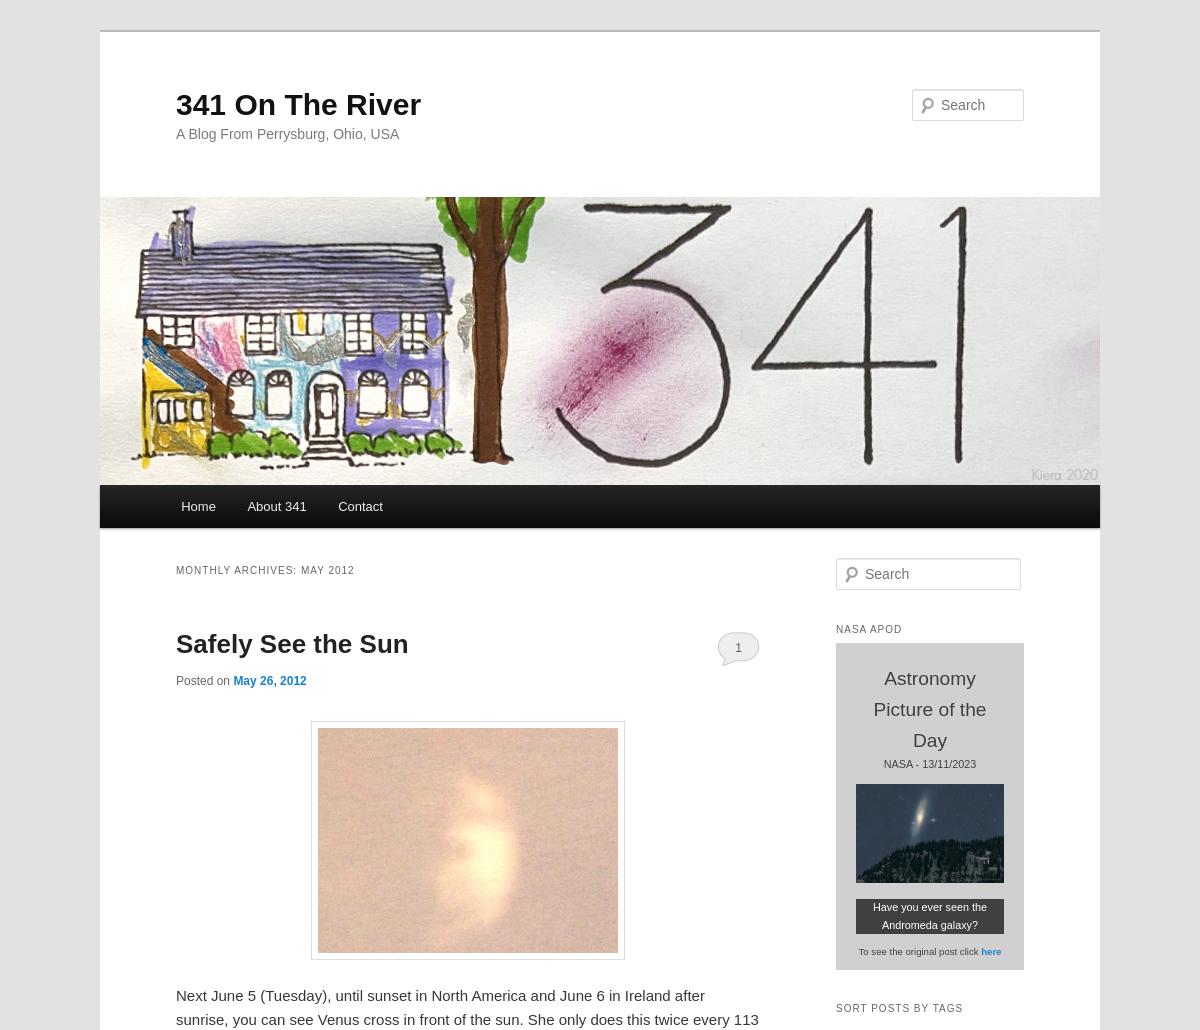 The height and width of the screenshot is (1030, 1200). I want to click on 'NASA - 13/11/2023', so click(929, 763).